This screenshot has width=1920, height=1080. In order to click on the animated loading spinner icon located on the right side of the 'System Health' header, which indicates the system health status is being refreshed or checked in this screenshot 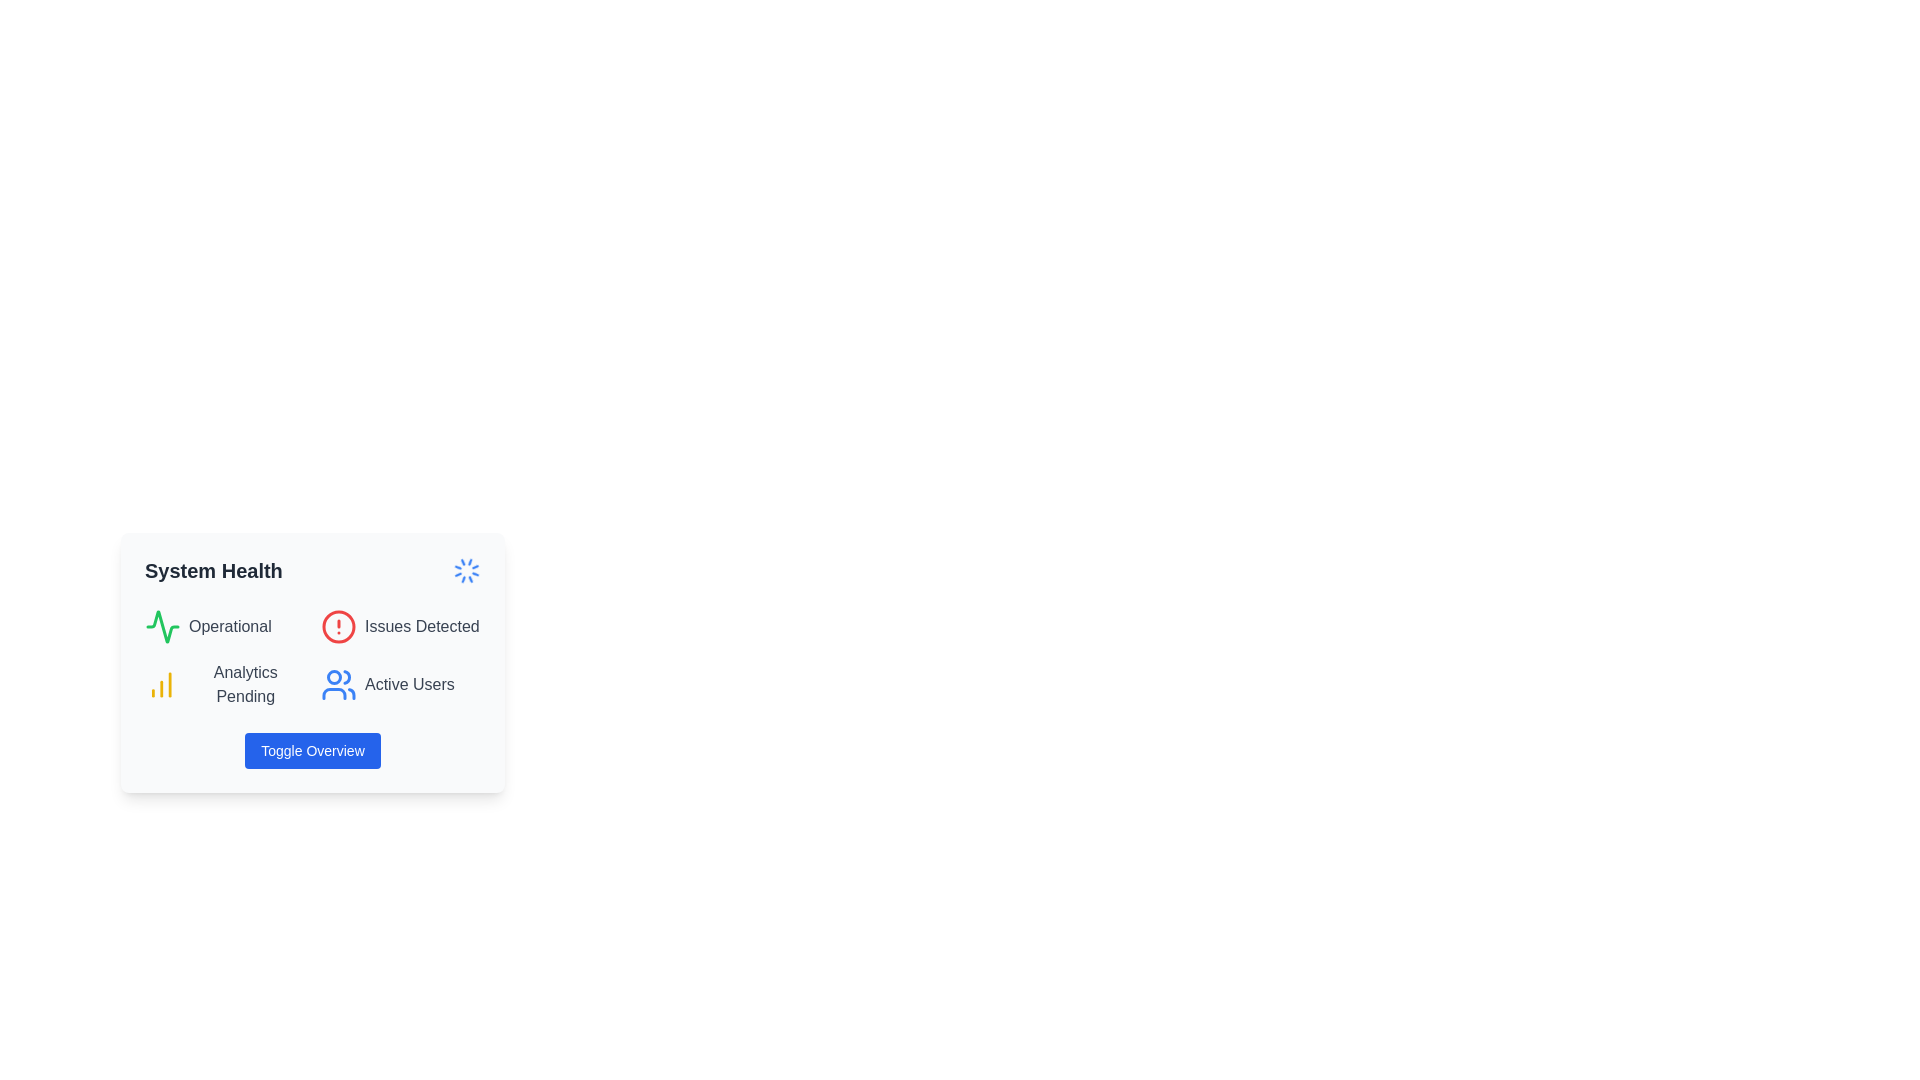, I will do `click(465, 570)`.